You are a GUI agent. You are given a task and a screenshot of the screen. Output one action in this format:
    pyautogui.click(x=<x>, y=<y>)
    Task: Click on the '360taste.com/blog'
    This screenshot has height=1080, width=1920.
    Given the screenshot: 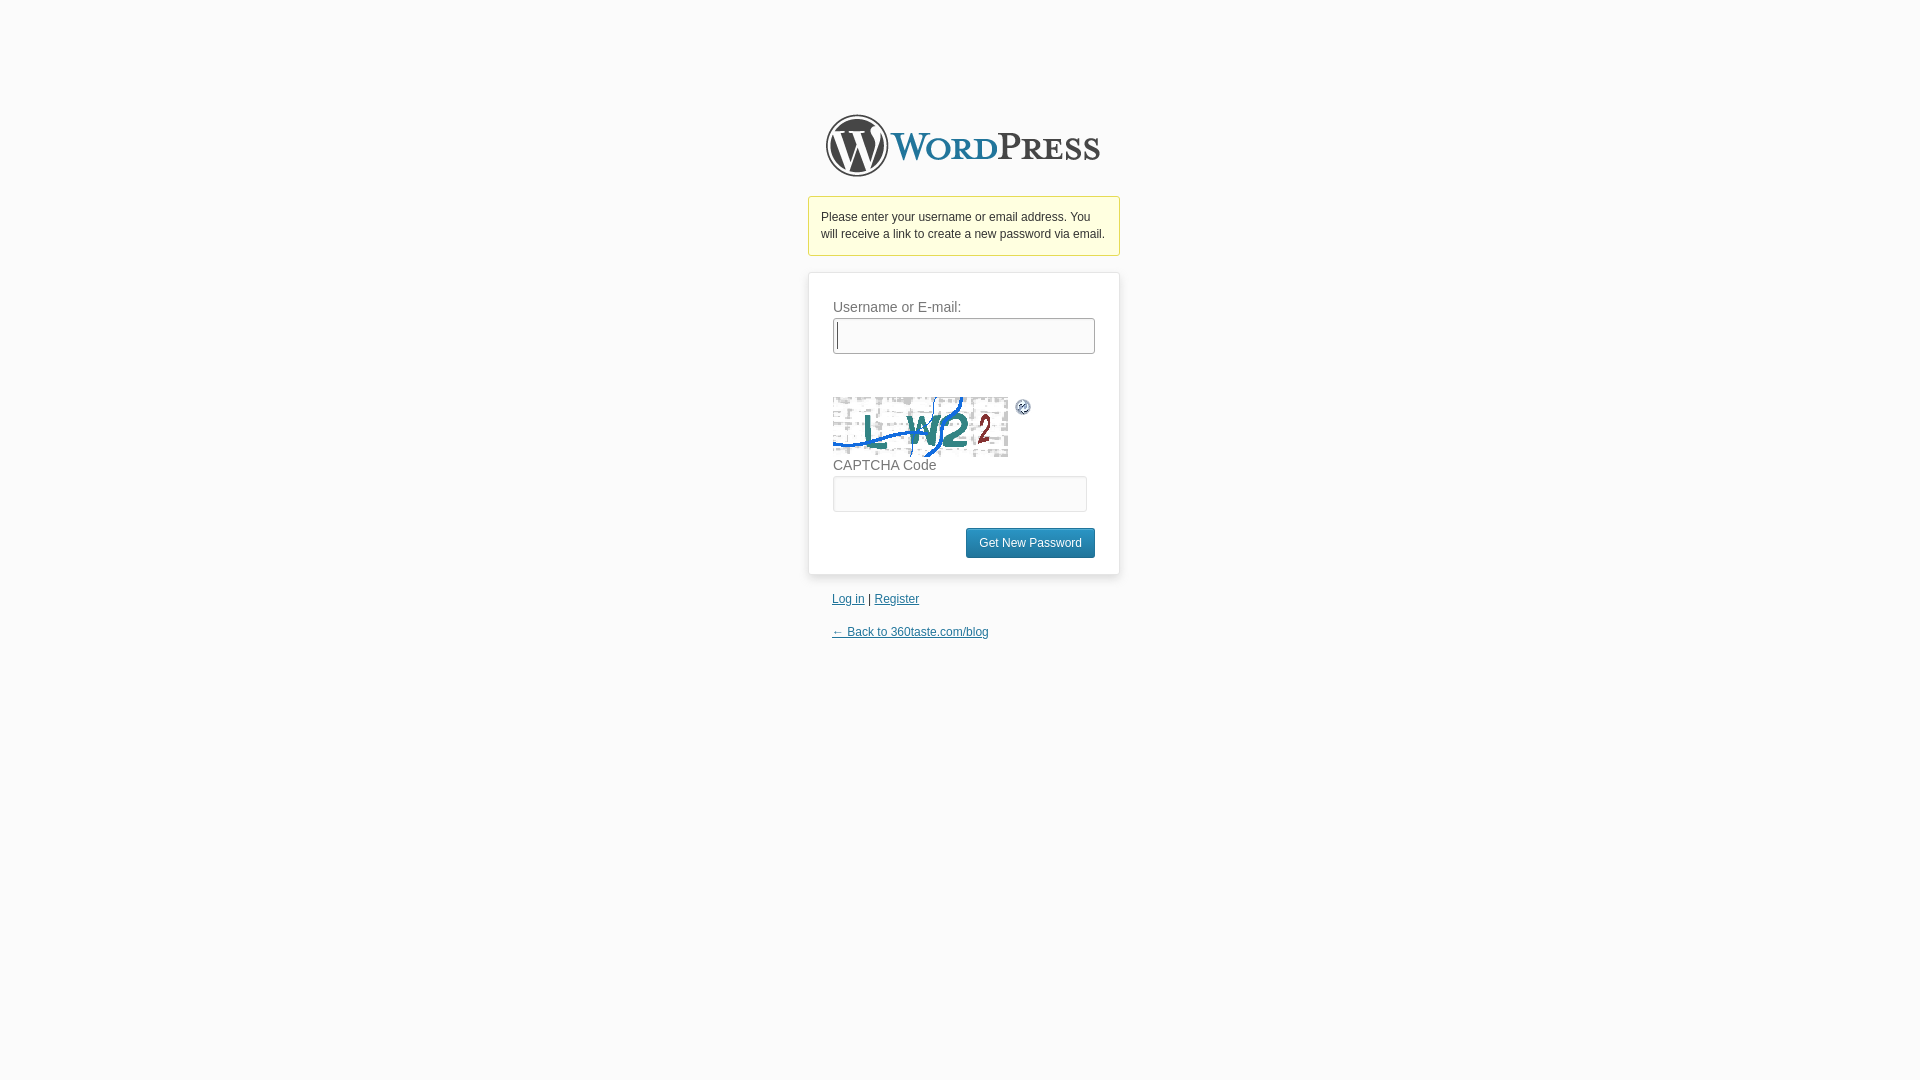 What is the action you would take?
    pyautogui.click(x=963, y=153)
    